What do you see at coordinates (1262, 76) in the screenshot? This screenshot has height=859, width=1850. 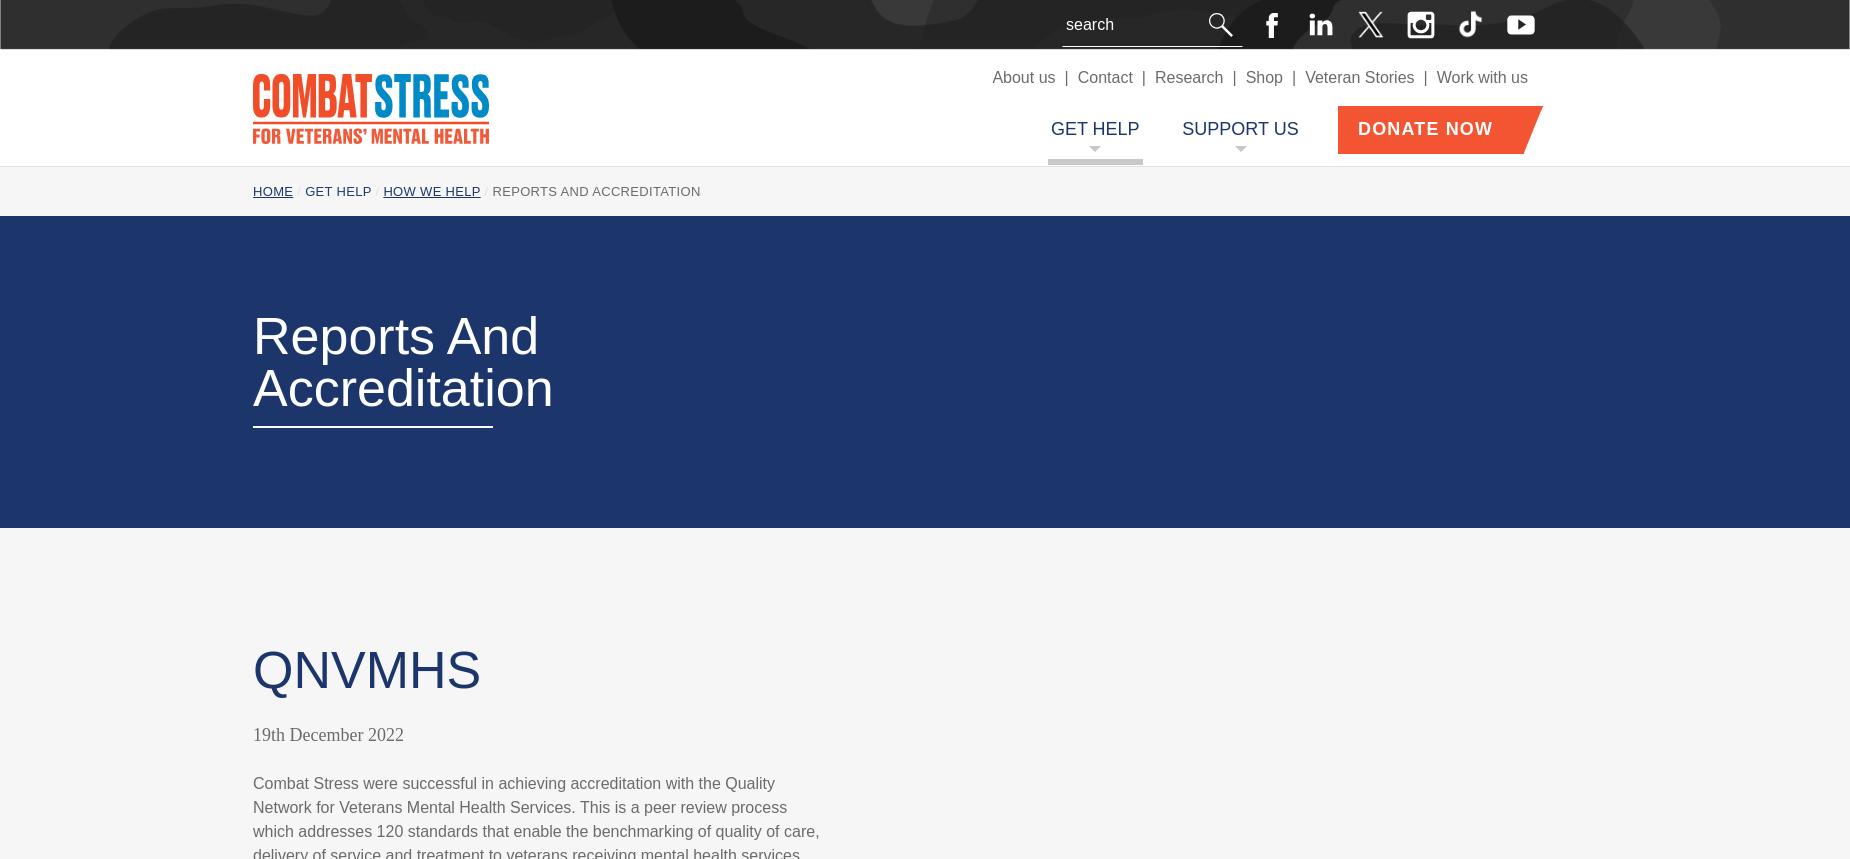 I see `'Shop'` at bounding box center [1262, 76].